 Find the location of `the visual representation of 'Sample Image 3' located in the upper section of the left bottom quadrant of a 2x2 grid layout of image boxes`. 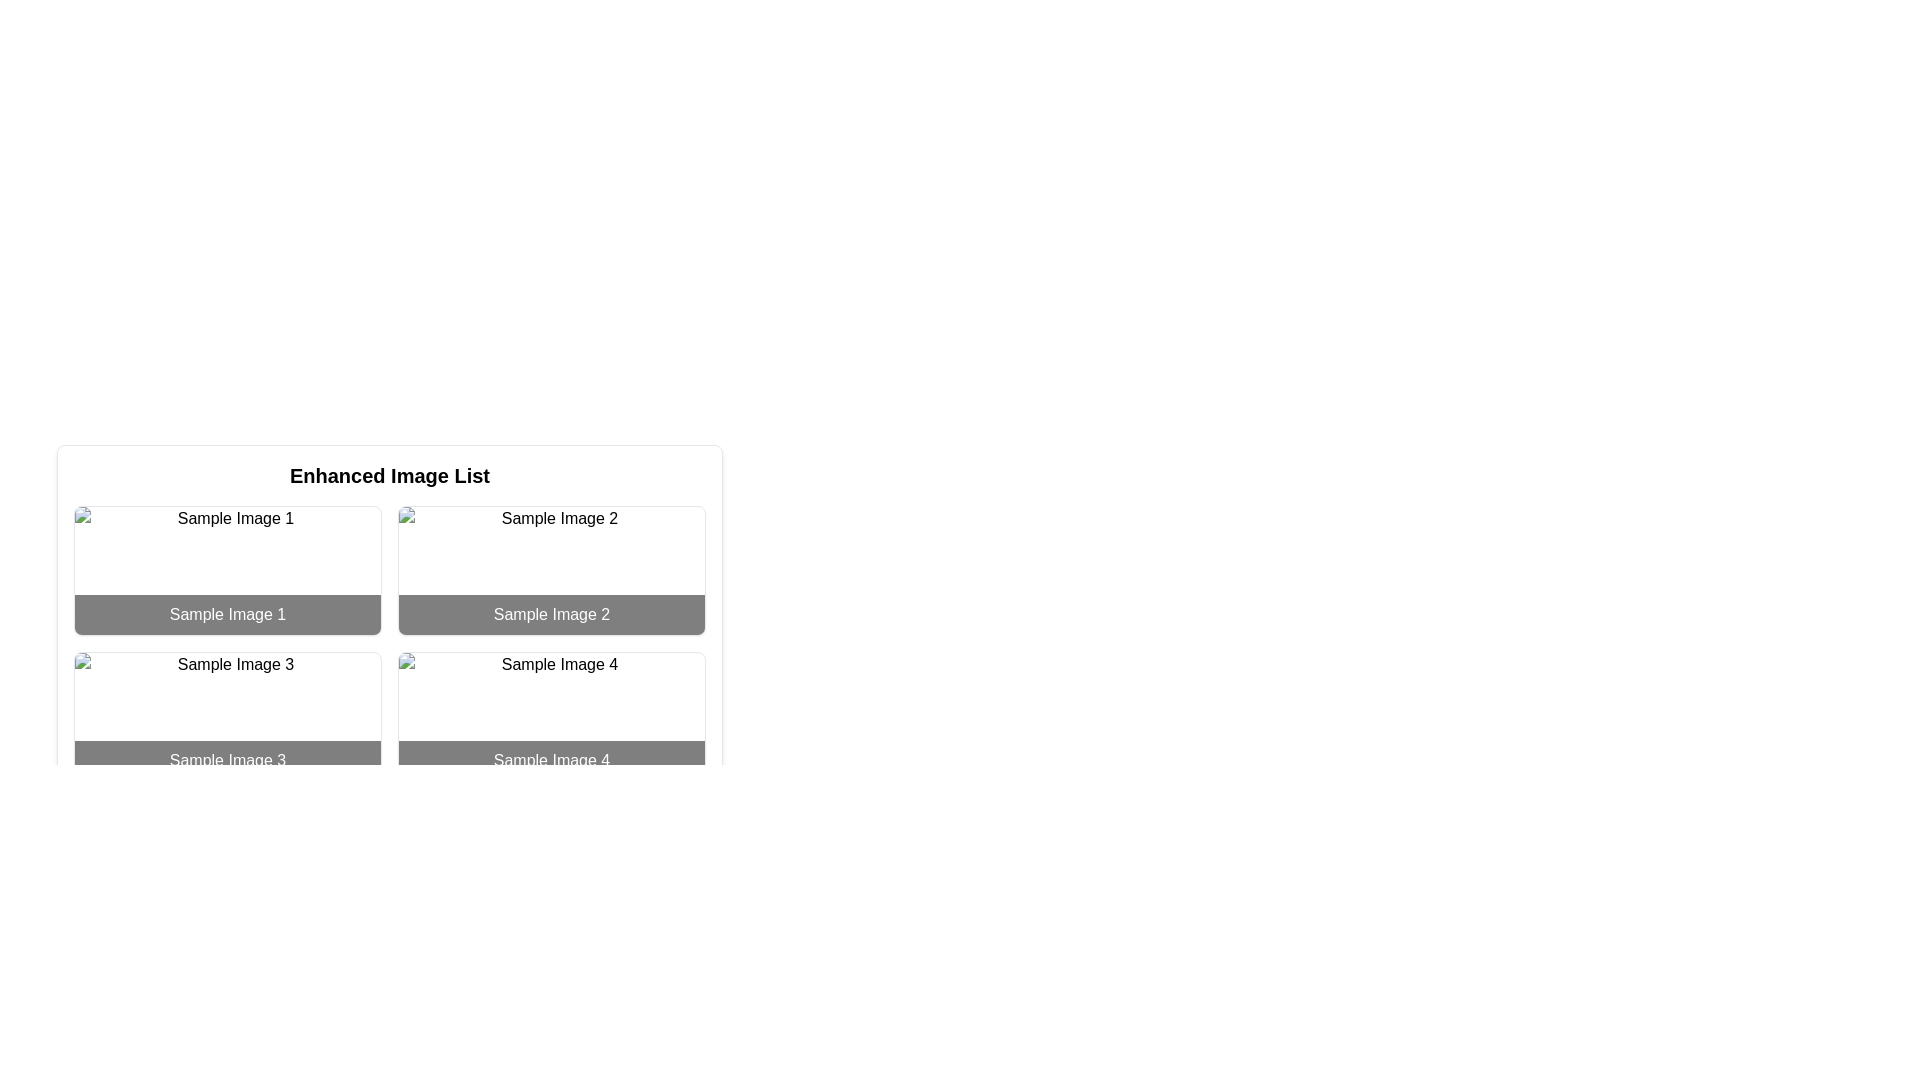

the visual representation of 'Sample Image 3' located in the upper section of the left bottom quadrant of a 2x2 grid layout of image boxes is located at coordinates (227, 716).